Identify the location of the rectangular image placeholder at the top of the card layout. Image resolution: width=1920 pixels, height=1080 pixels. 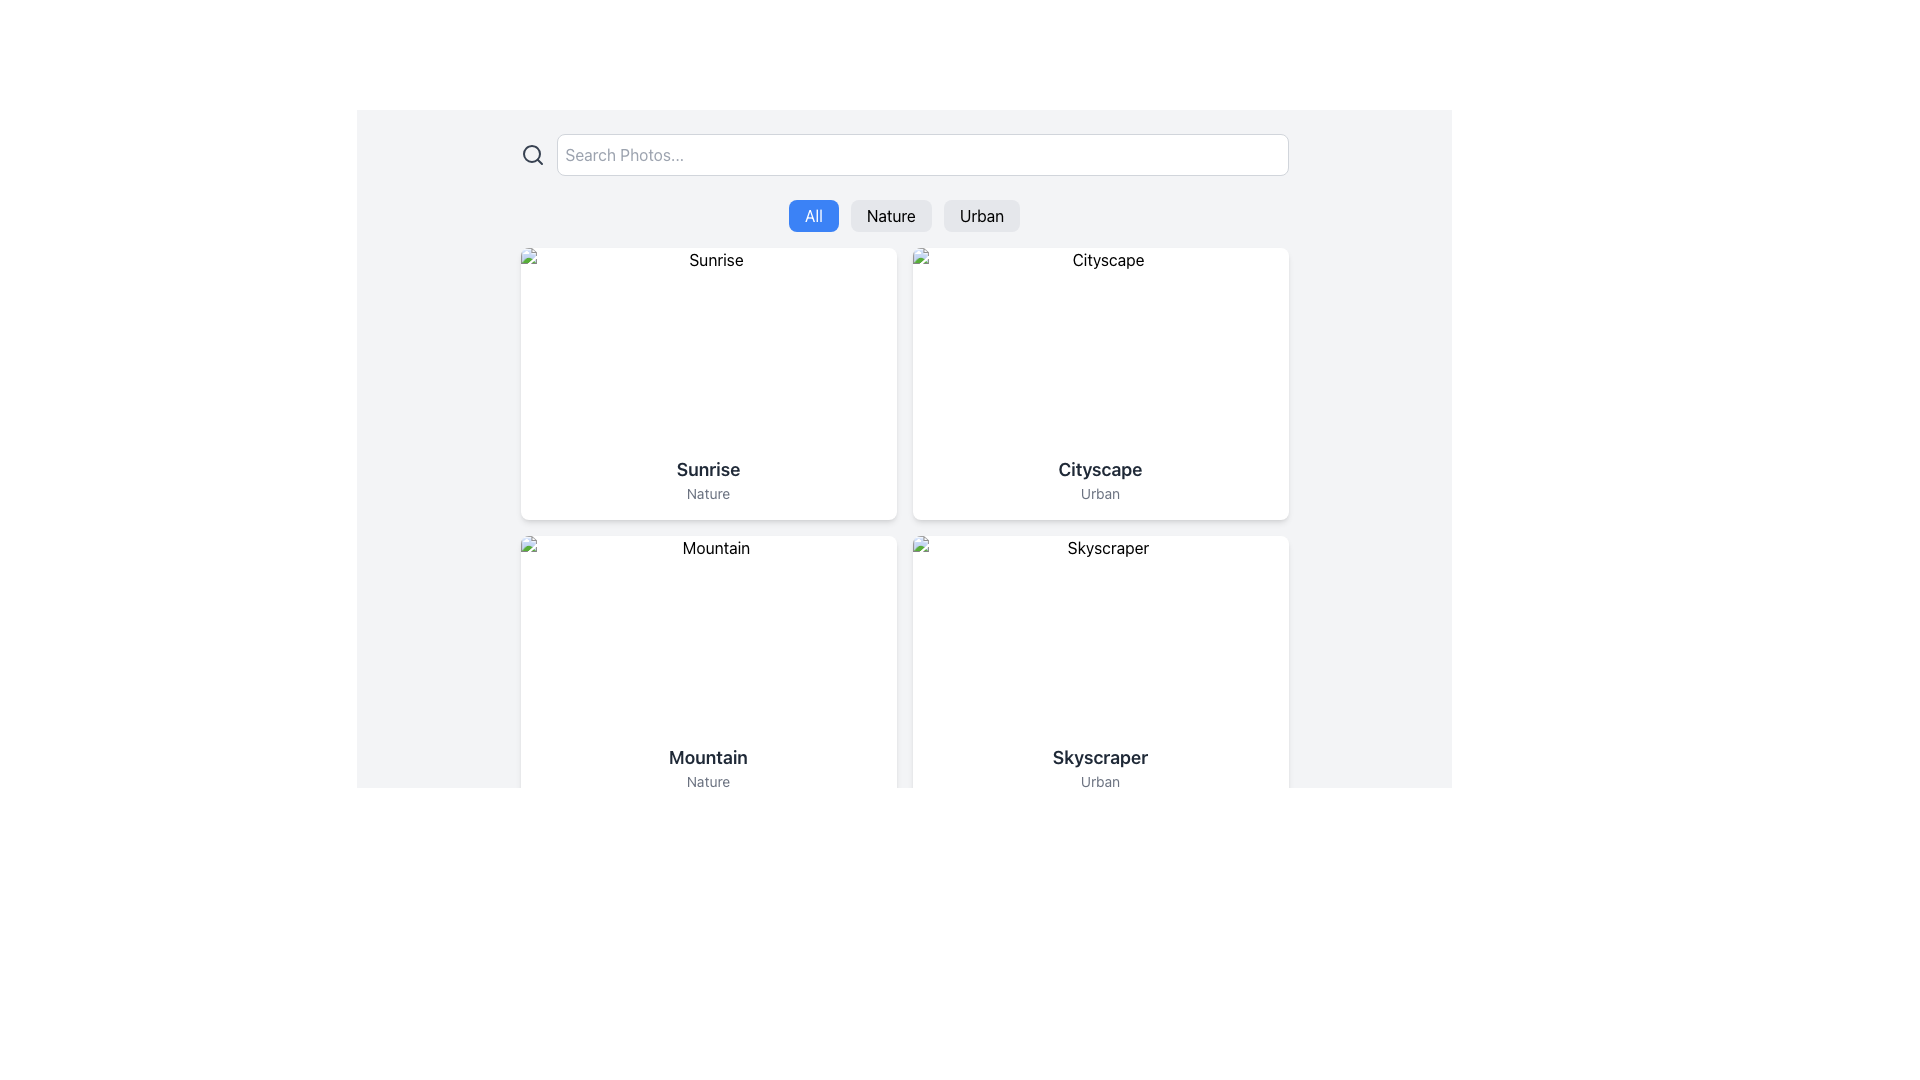
(1099, 632).